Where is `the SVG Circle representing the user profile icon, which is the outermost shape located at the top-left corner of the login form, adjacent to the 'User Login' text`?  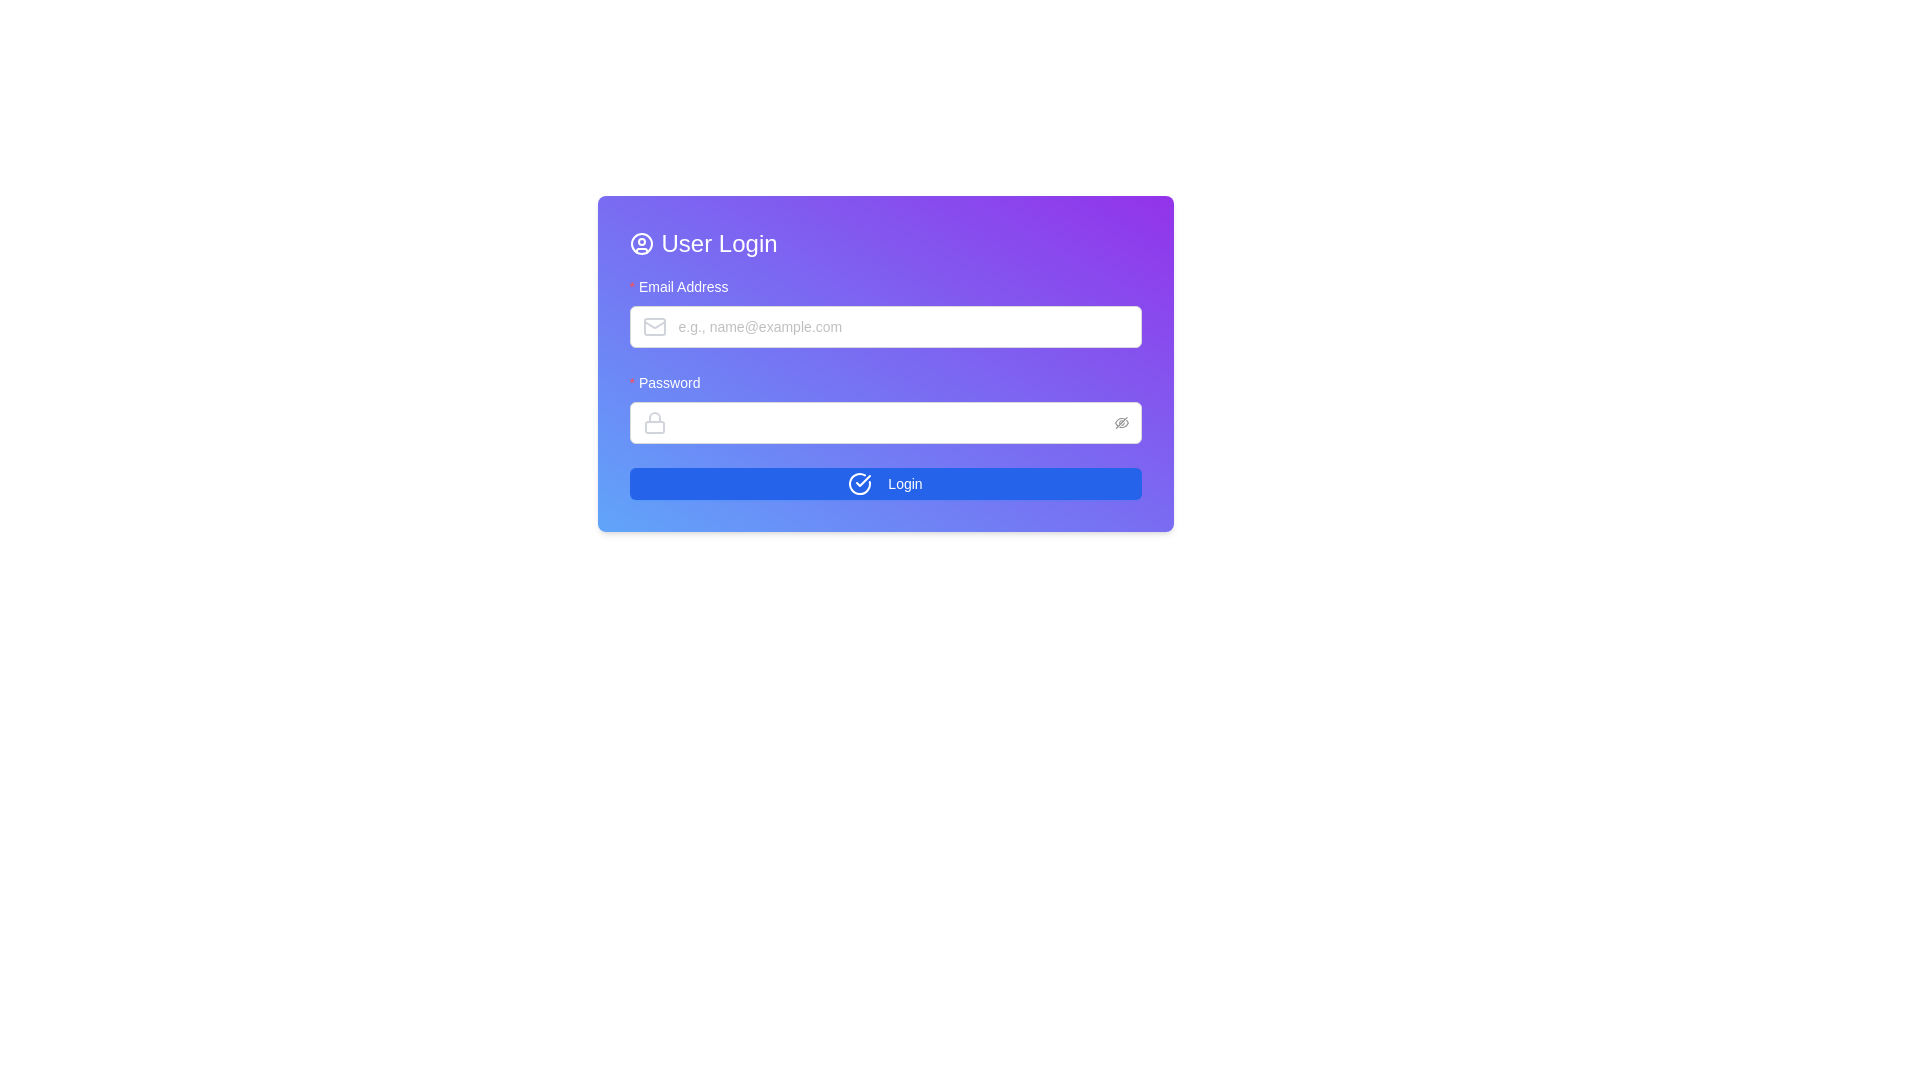 the SVG Circle representing the user profile icon, which is the outermost shape located at the top-left corner of the login form, adjacent to the 'User Login' text is located at coordinates (641, 242).